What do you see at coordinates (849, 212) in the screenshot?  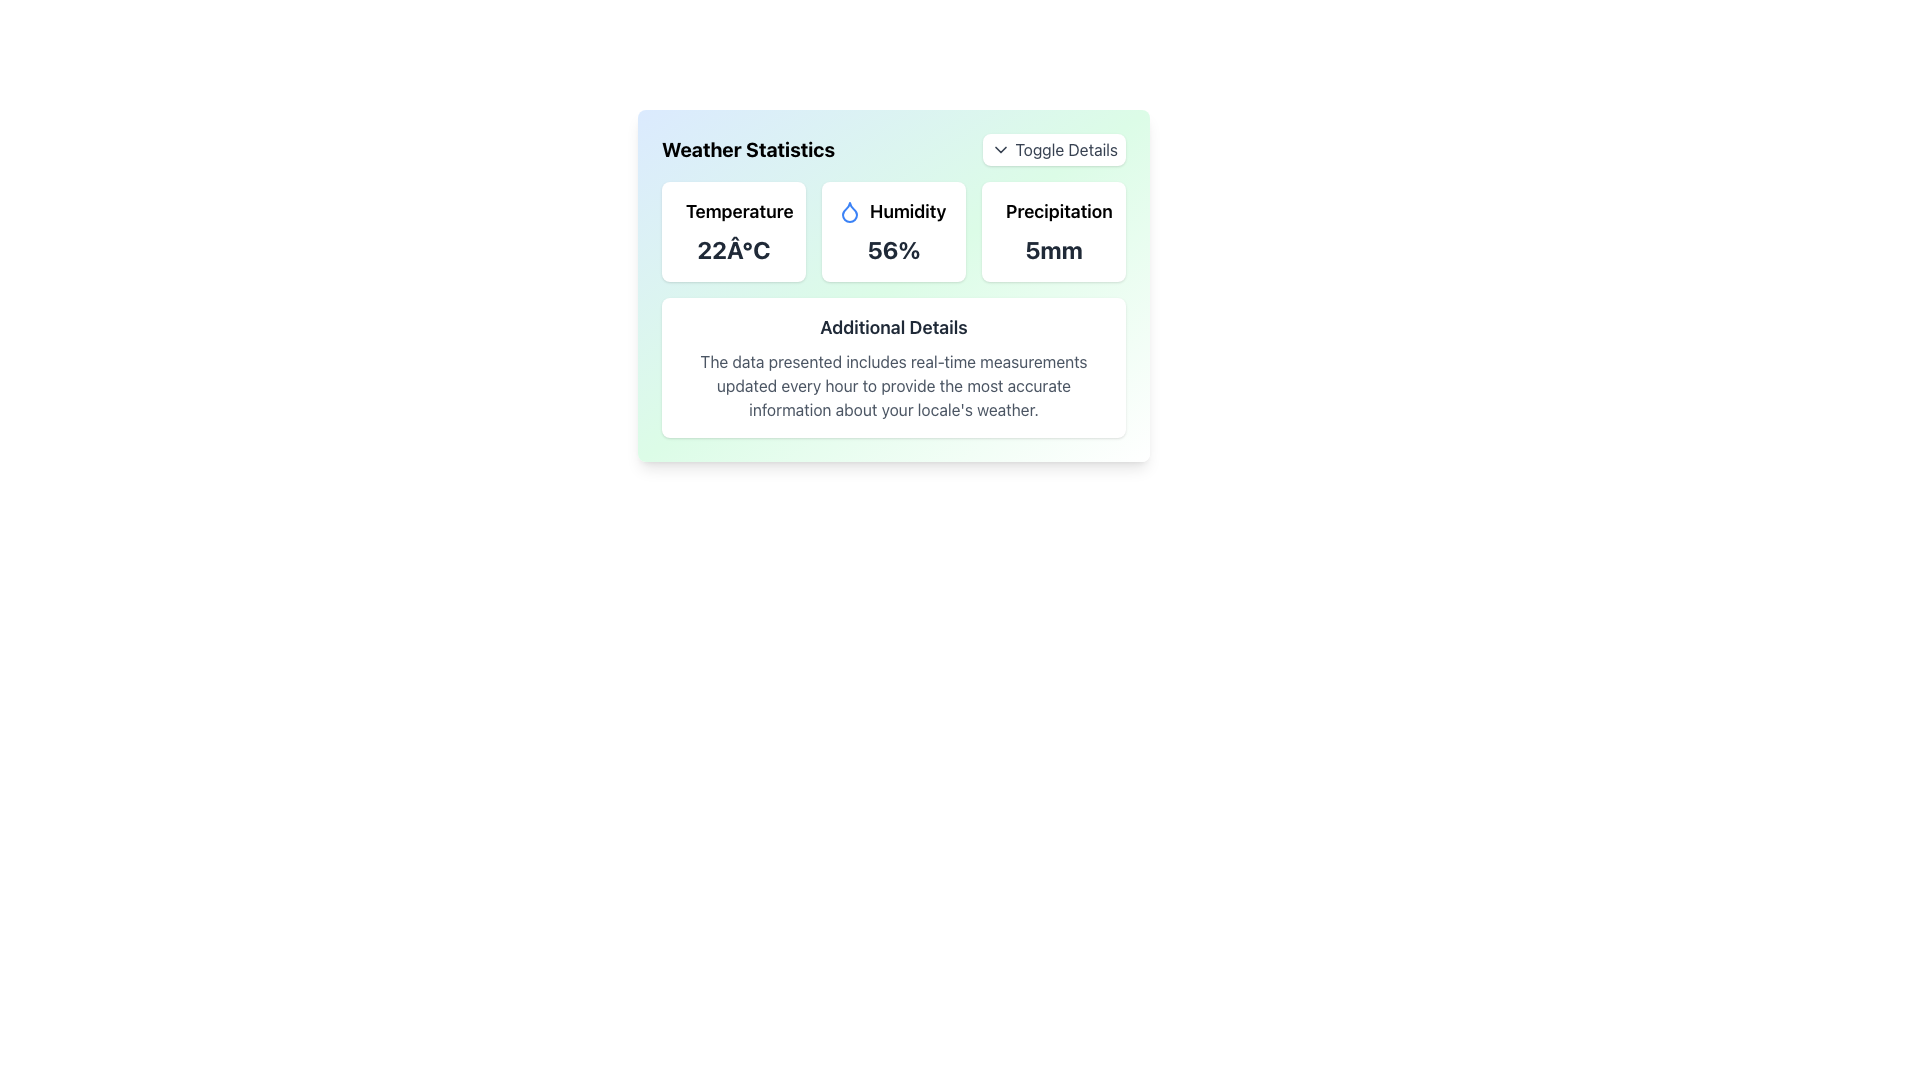 I see `the humidity icon located at the leftmost side of the 'Humidity' section, which is in the middle of the weather statistics row` at bounding box center [849, 212].